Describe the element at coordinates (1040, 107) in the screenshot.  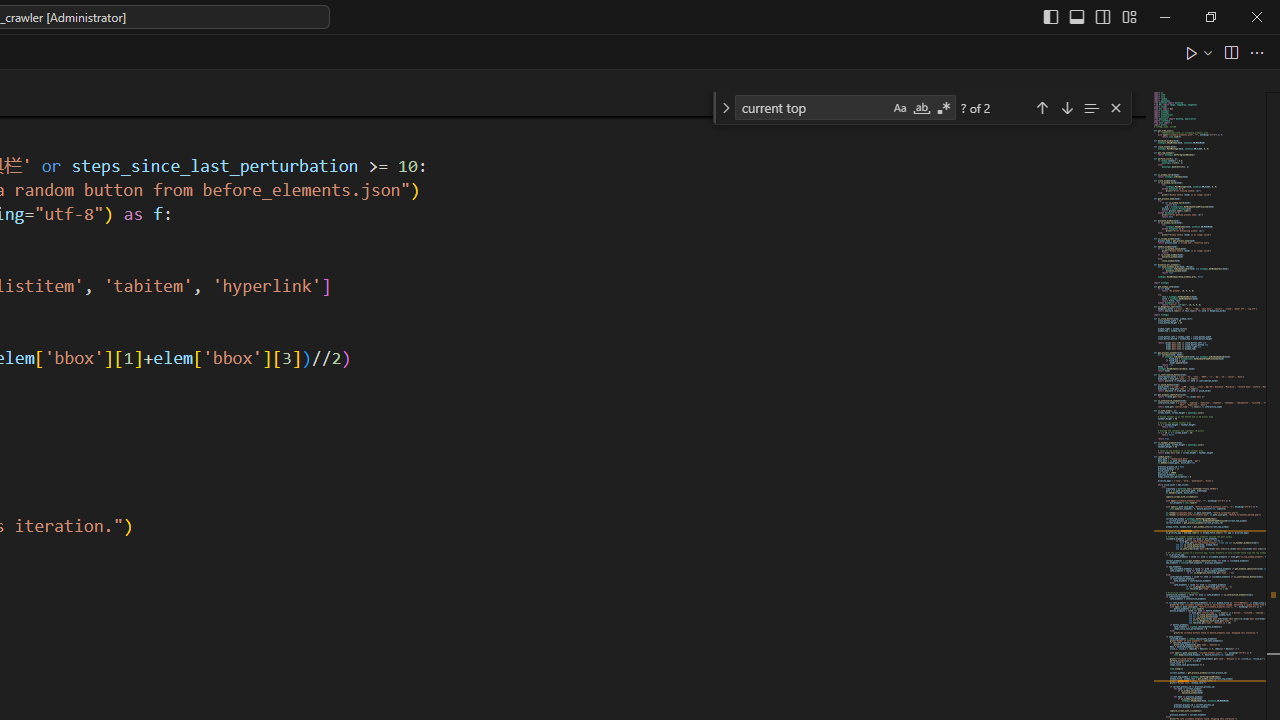
I see `'Previous Match (Shift+Enter)'` at that location.